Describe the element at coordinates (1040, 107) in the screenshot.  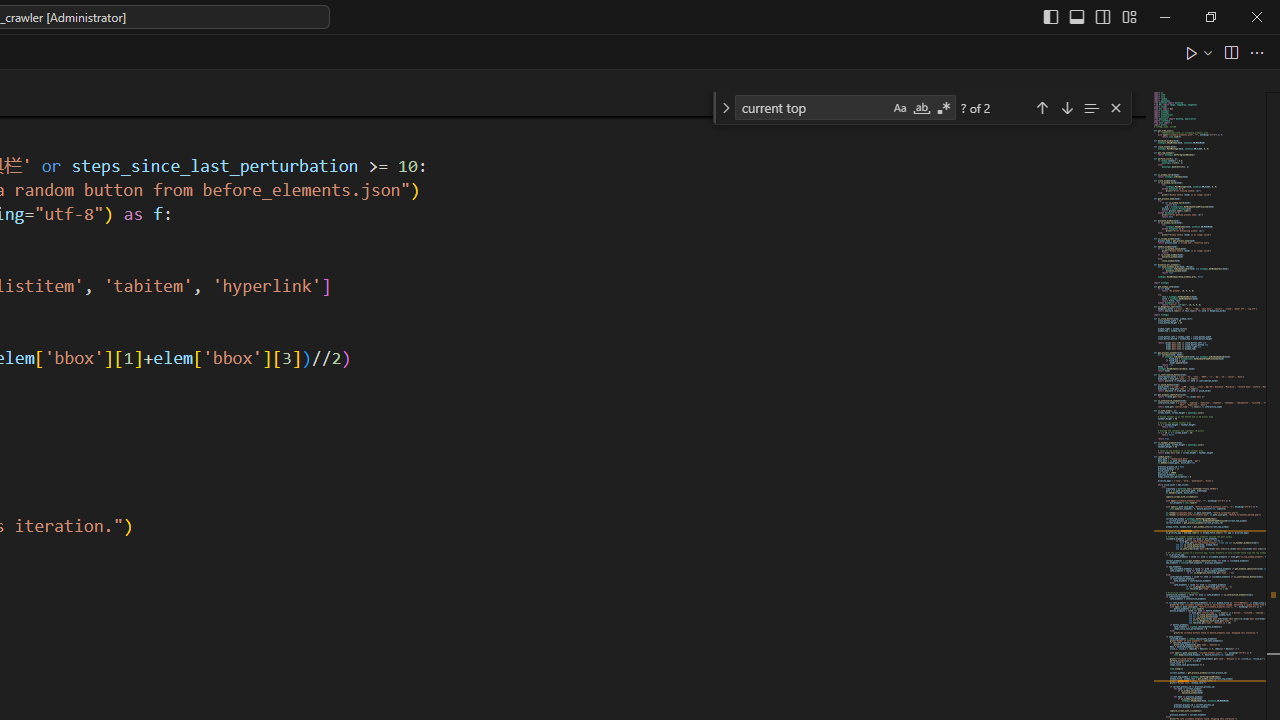
I see `'Previous Match (Shift+Enter)'` at that location.